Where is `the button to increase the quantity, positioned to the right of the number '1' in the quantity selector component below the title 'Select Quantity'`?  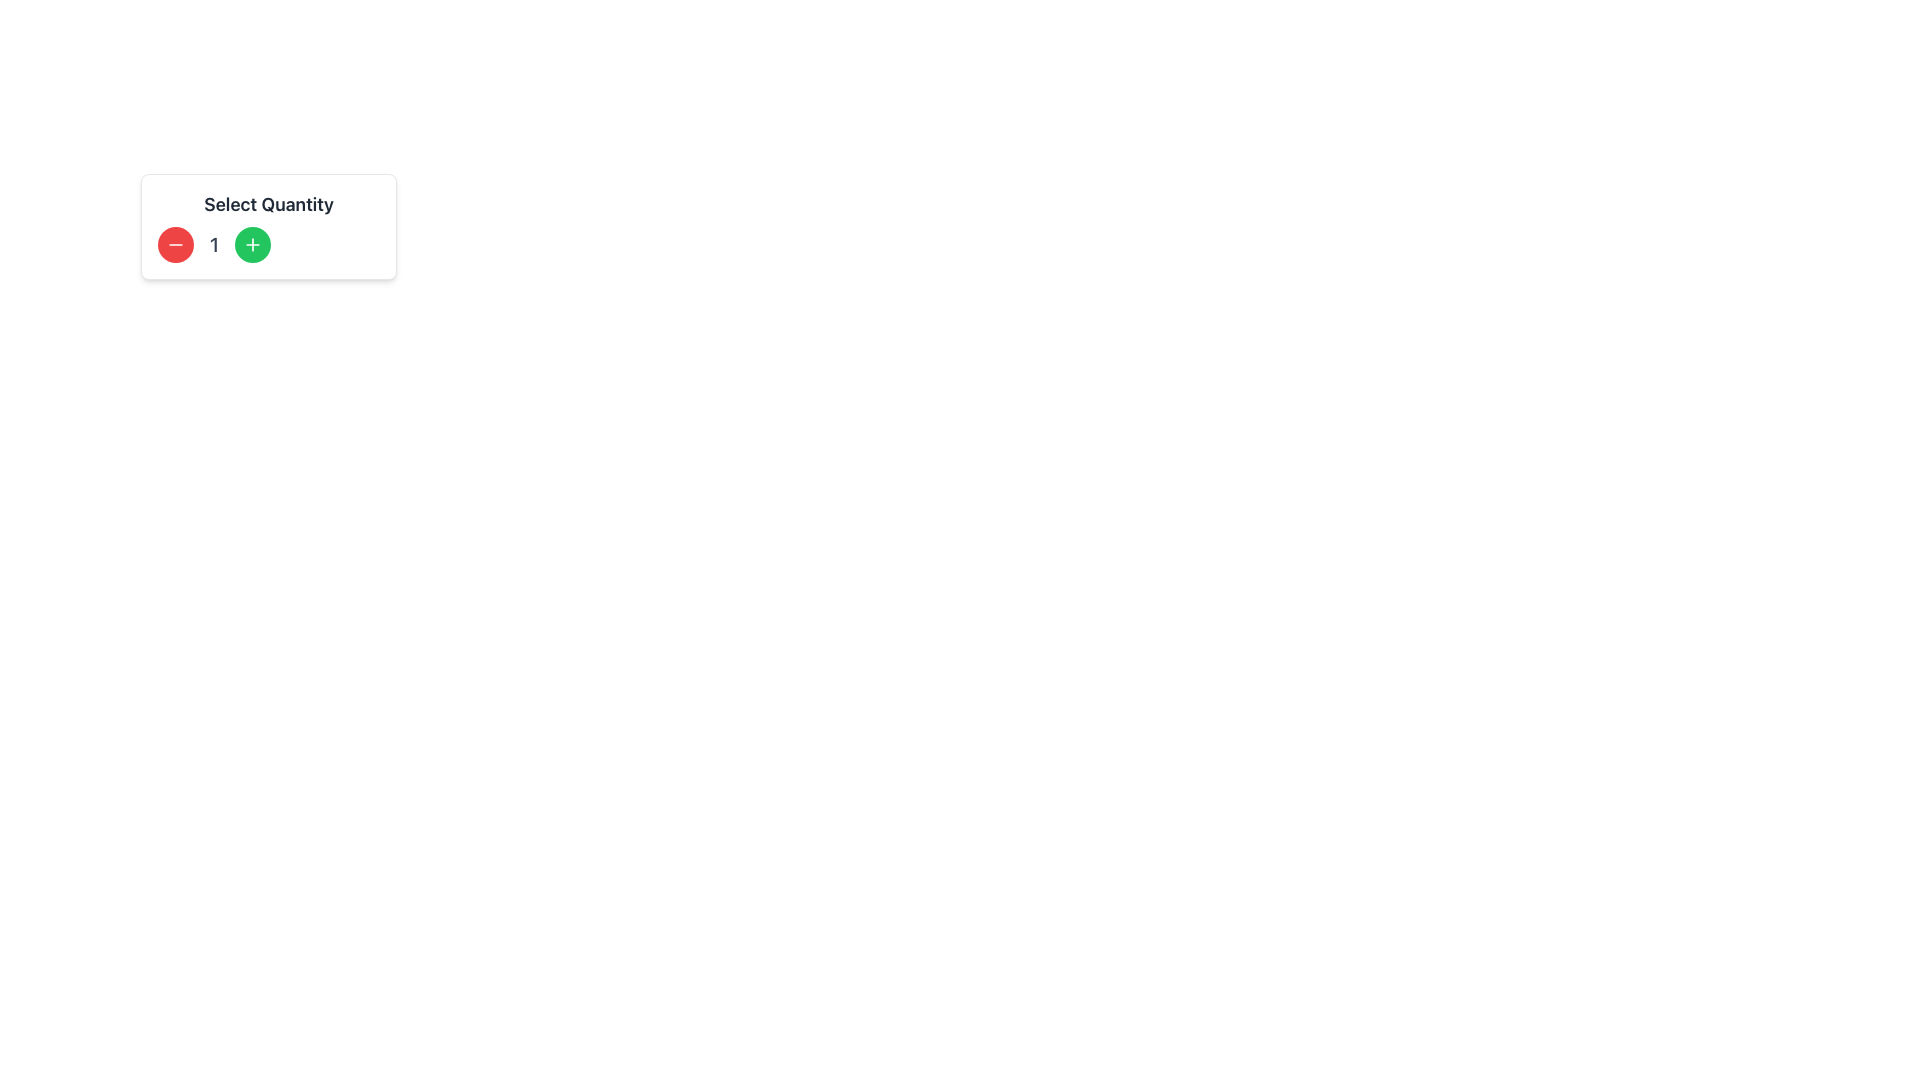 the button to increase the quantity, positioned to the right of the number '1' in the quantity selector component below the title 'Select Quantity' is located at coordinates (252, 244).